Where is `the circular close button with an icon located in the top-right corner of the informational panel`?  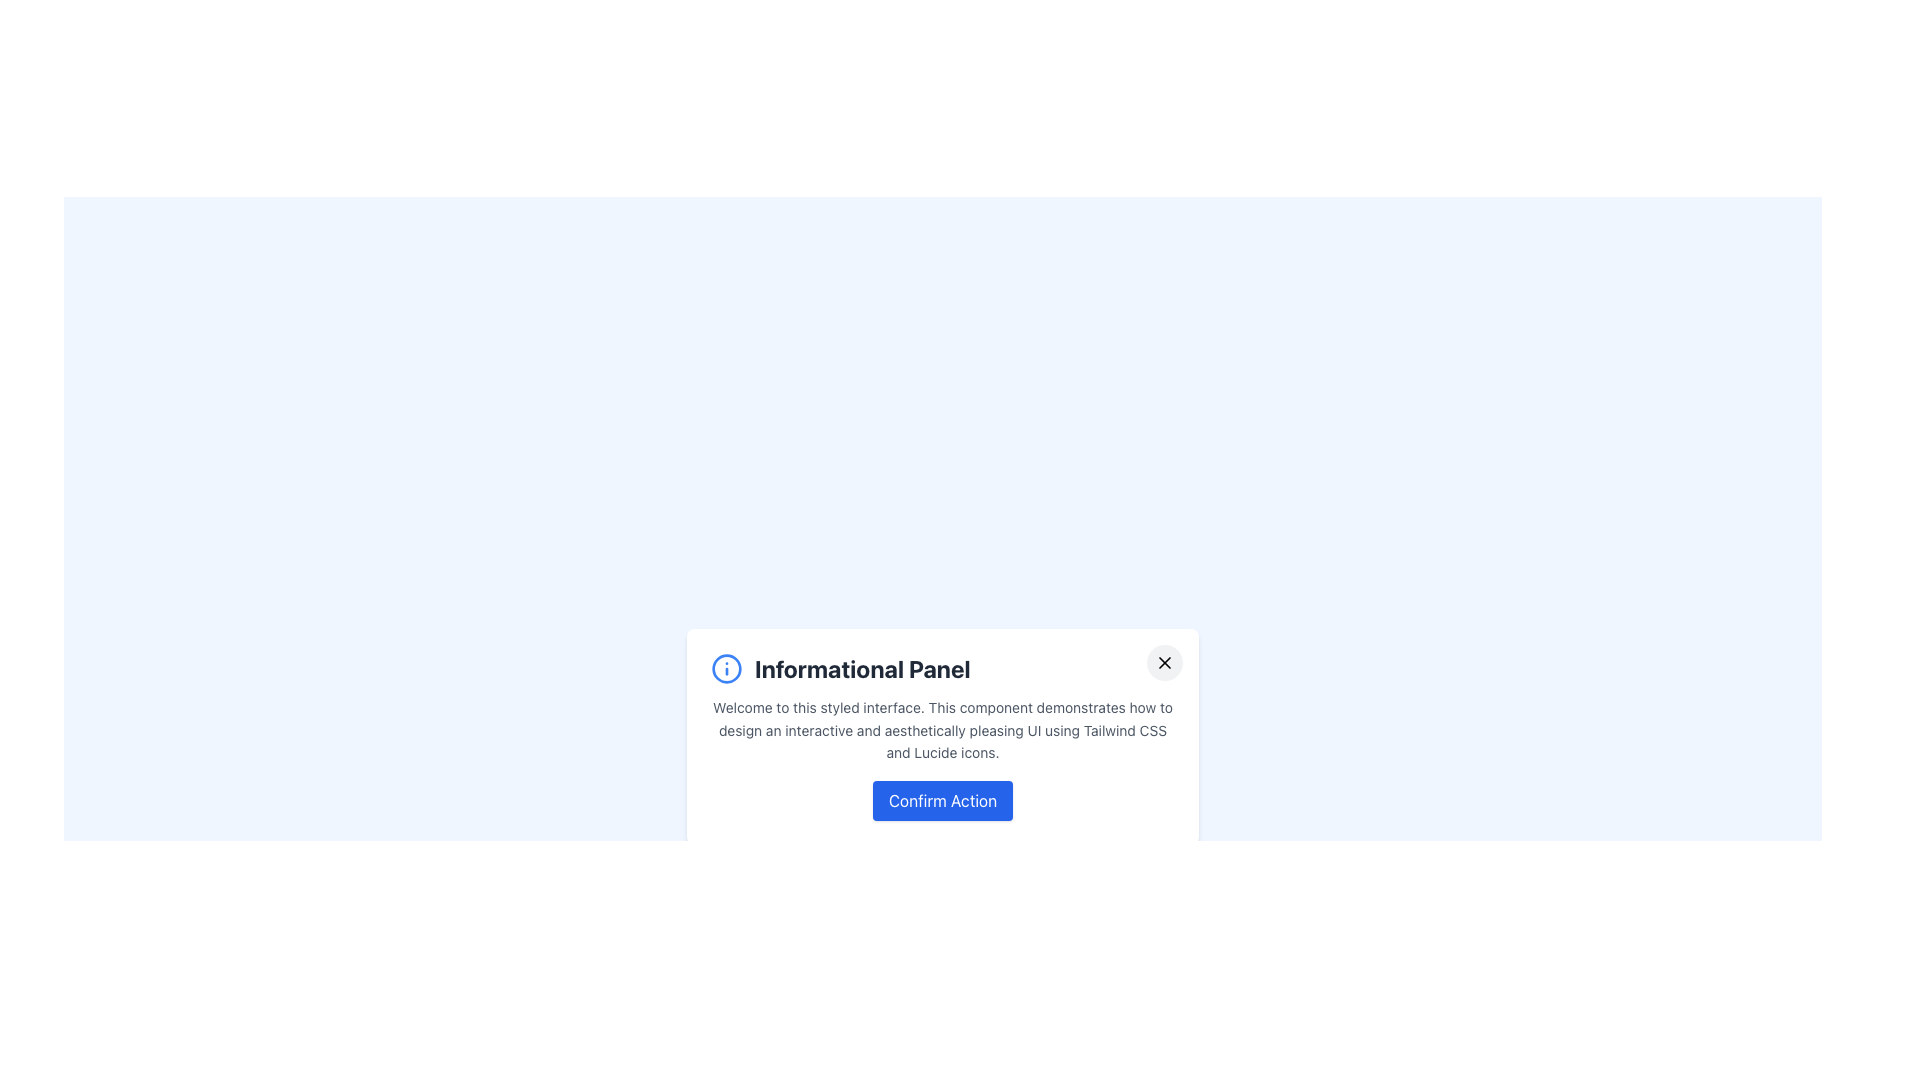
the circular close button with an icon located in the top-right corner of the informational panel is located at coordinates (1165, 662).